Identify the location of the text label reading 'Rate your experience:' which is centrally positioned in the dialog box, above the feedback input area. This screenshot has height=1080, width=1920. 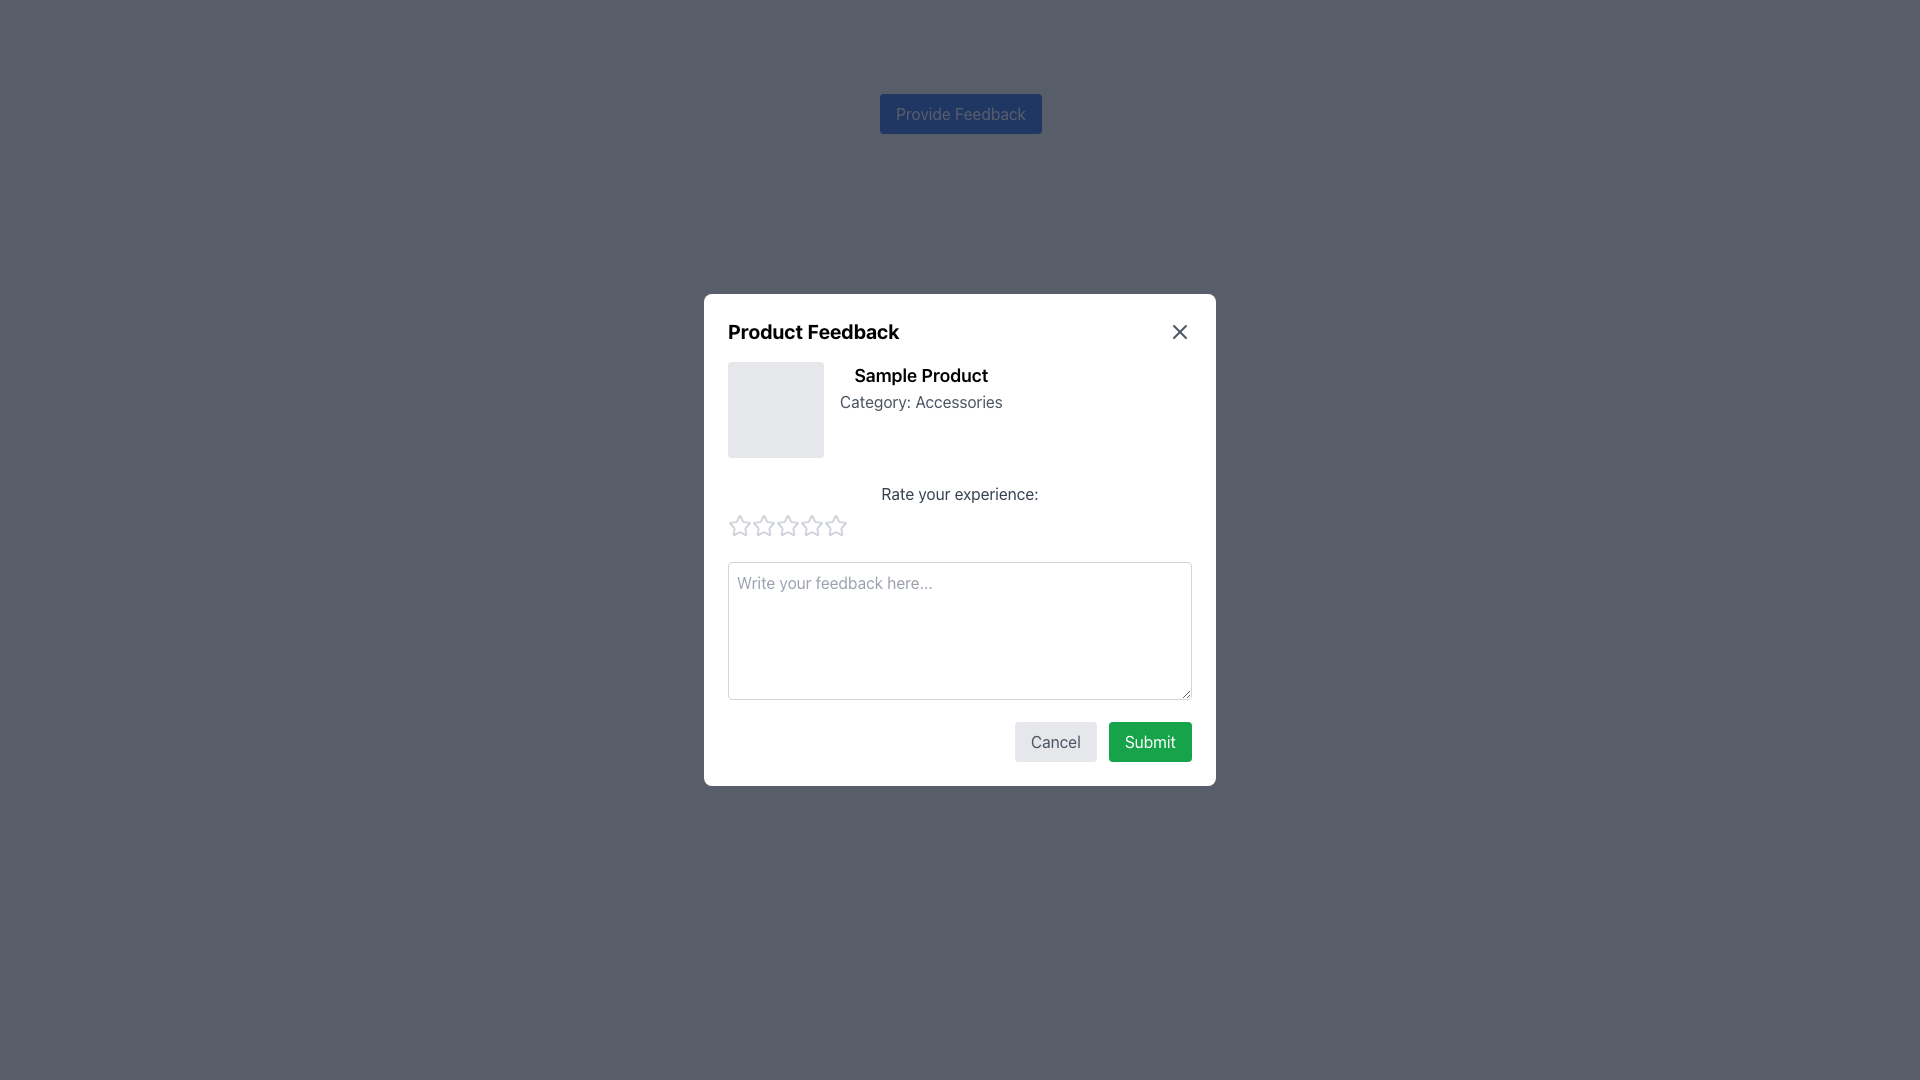
(960, 508).